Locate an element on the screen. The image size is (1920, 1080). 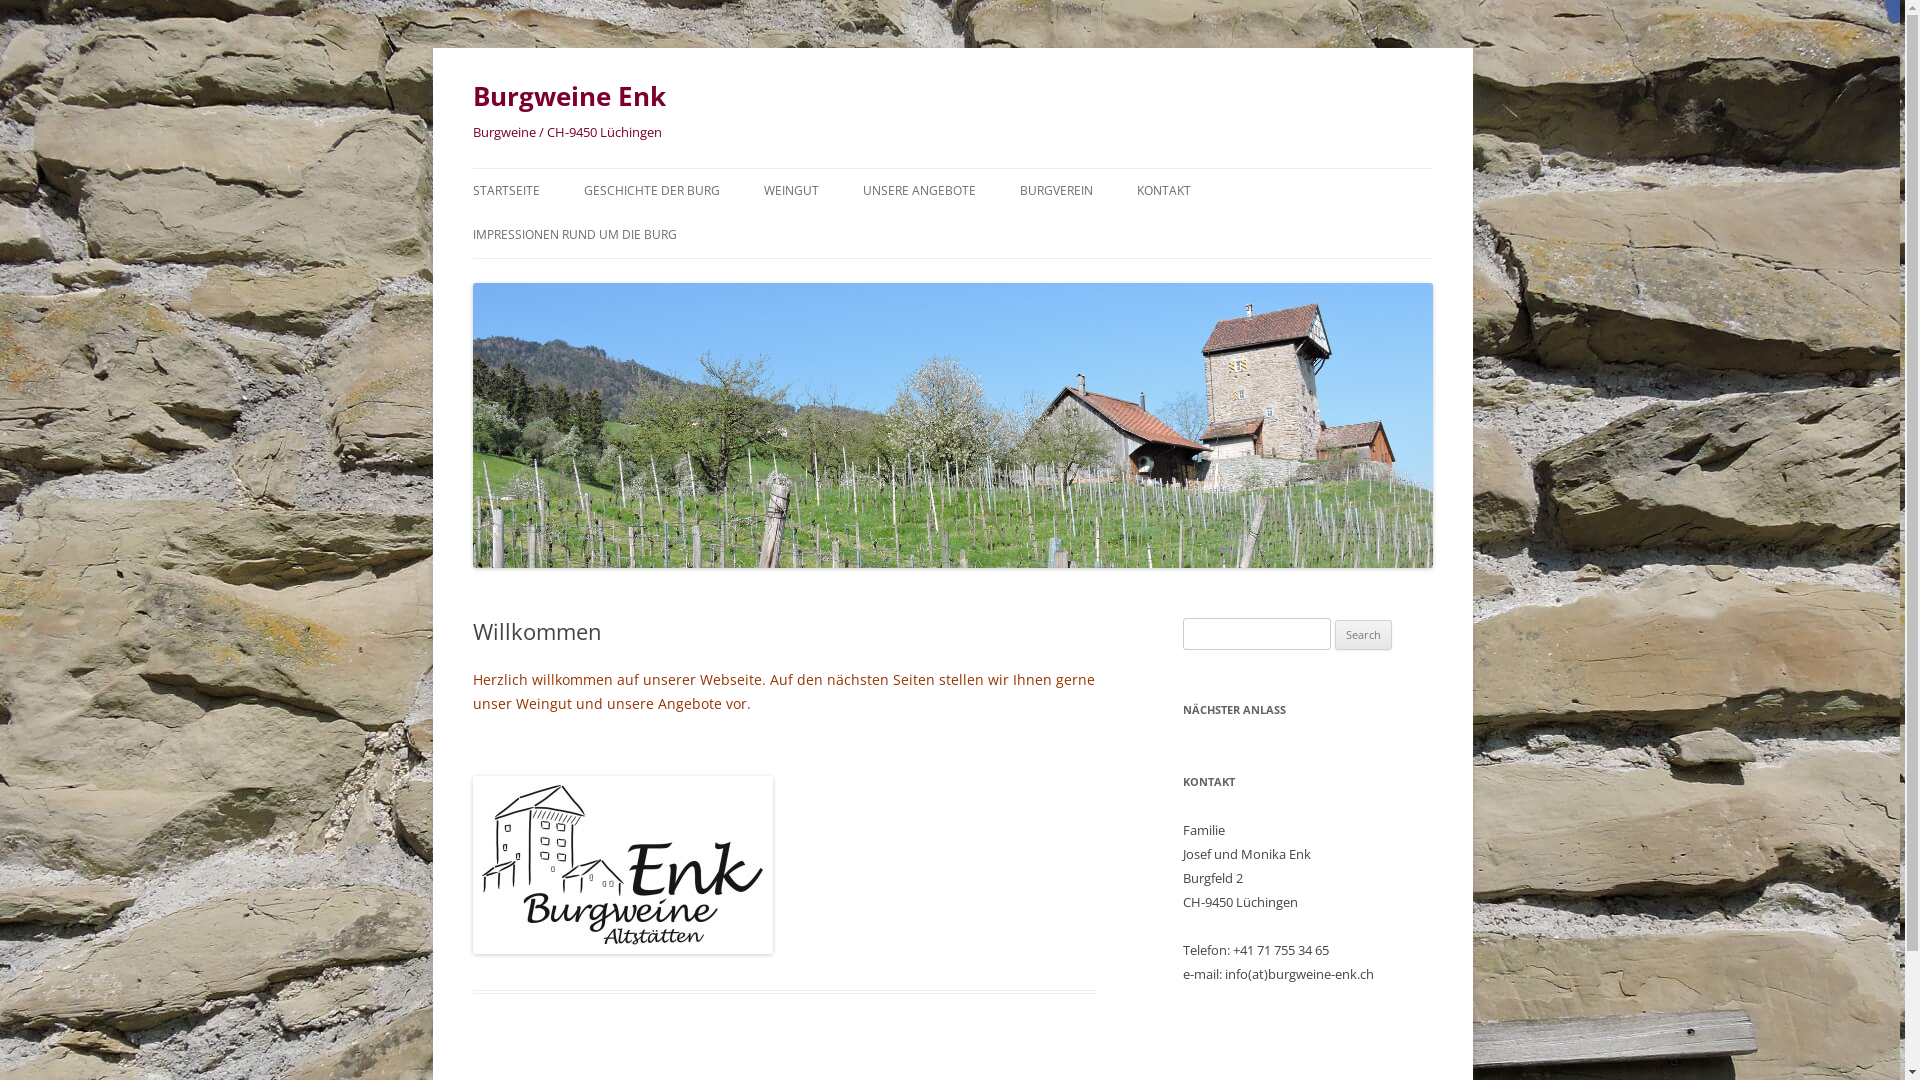
'IMPRESSIONEN RUND UM DIE BURG' is located at coordinates (573, 234).